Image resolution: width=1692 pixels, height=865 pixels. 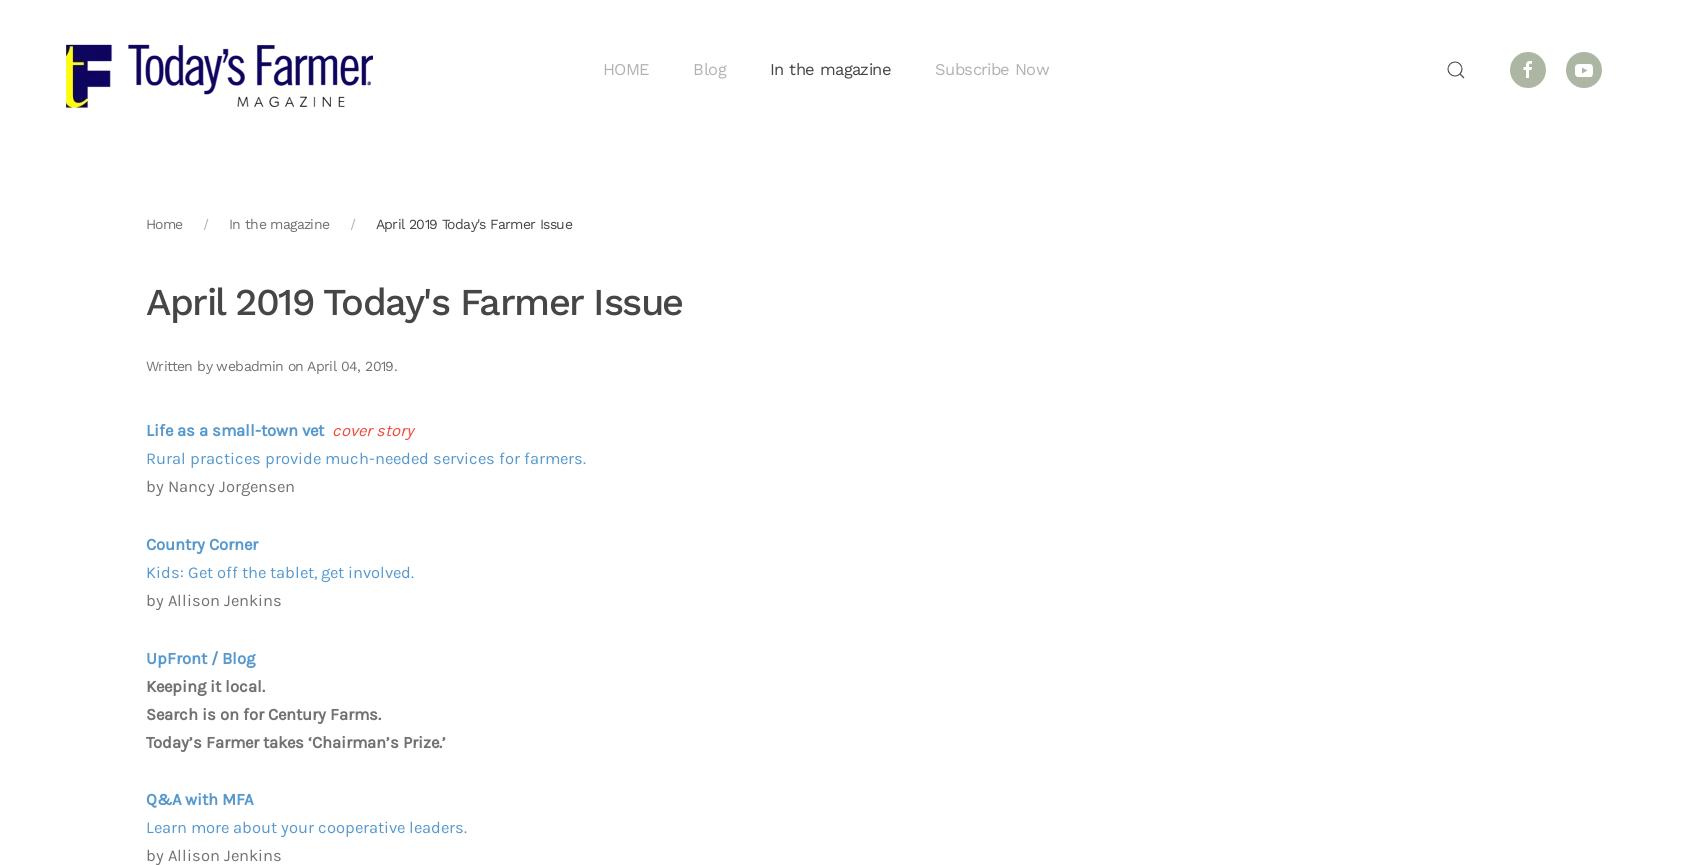 What do you see at coordinates (198, 797) in the screenshot?
I see `'Q&A with MFA'` at bounding box center [198, 797].